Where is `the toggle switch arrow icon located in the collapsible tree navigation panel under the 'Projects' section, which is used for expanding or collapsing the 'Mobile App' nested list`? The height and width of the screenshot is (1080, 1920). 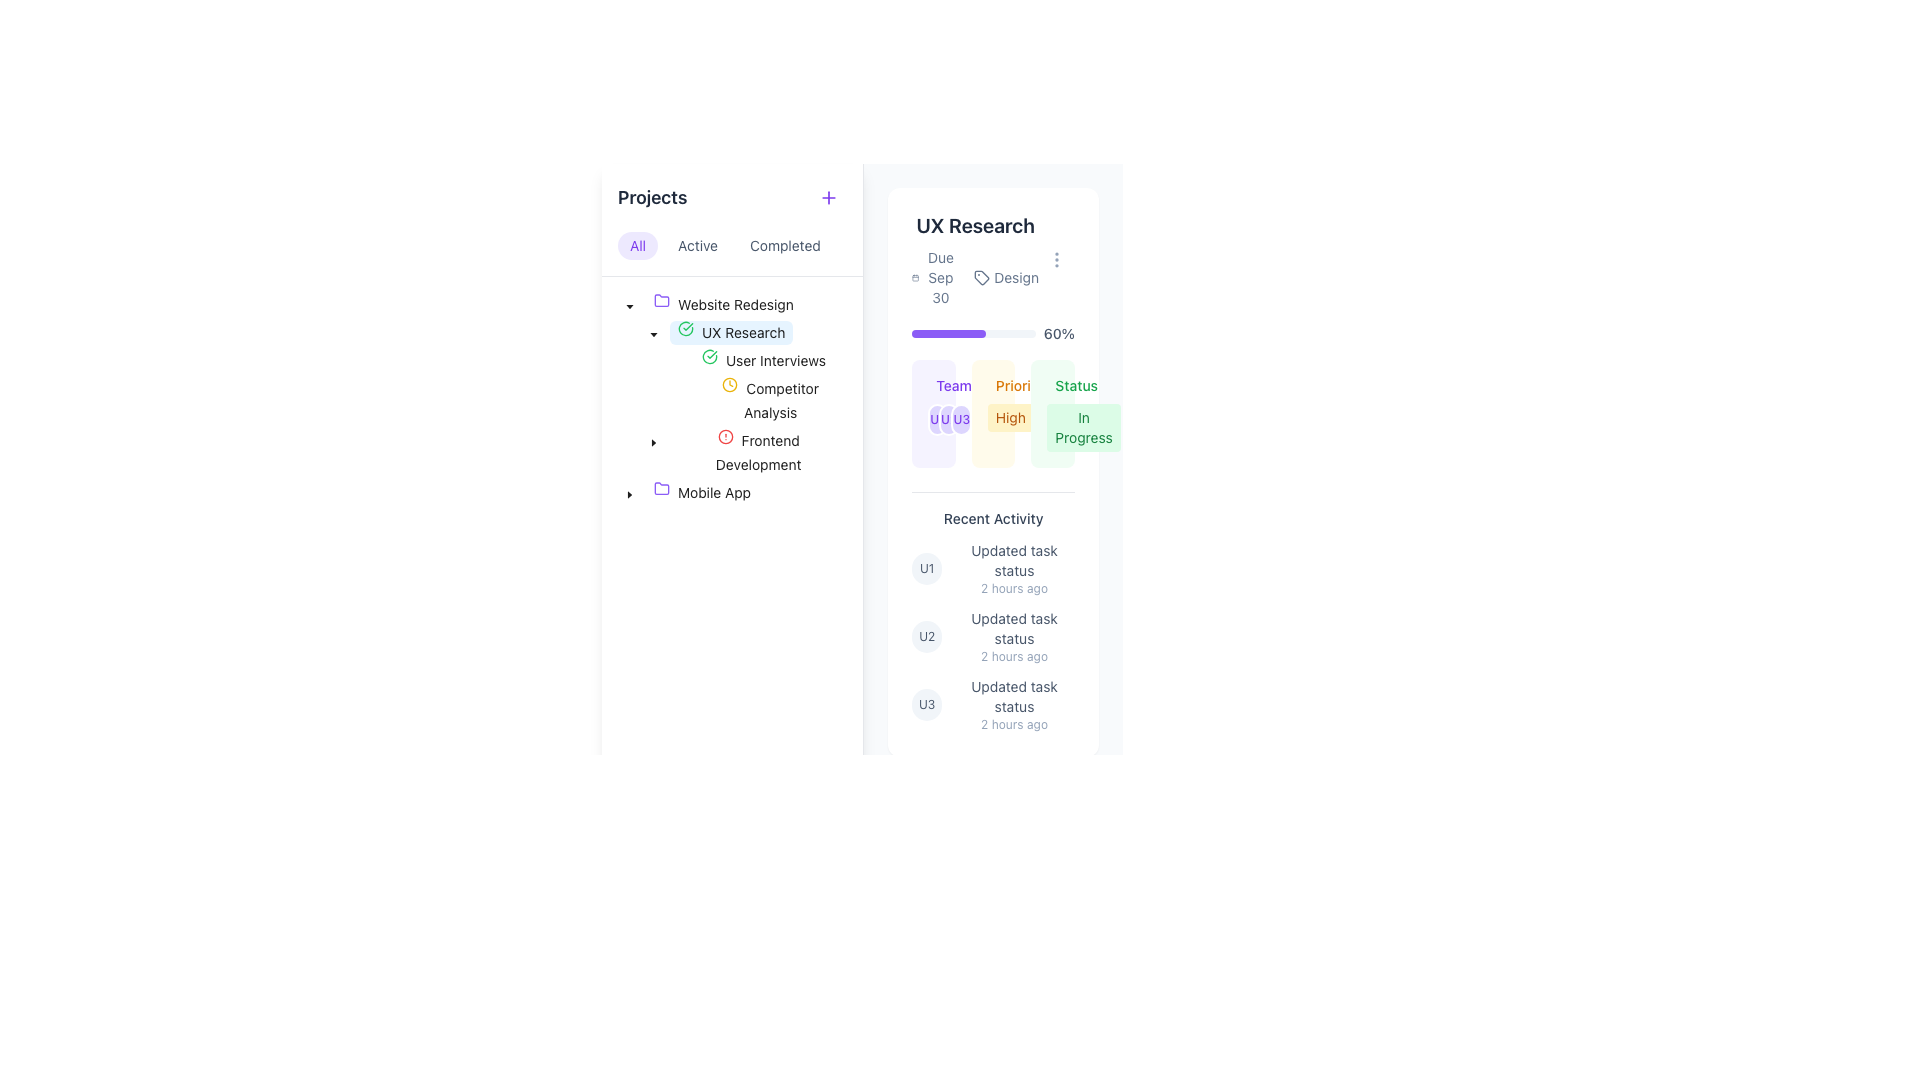
the toggle switch arrow icon located in the collapsible tree navigation panel under the 'Projects' section, which is used for expanding or collapsing the 'Mobile App' nested list is located at coordinates (628, 493).